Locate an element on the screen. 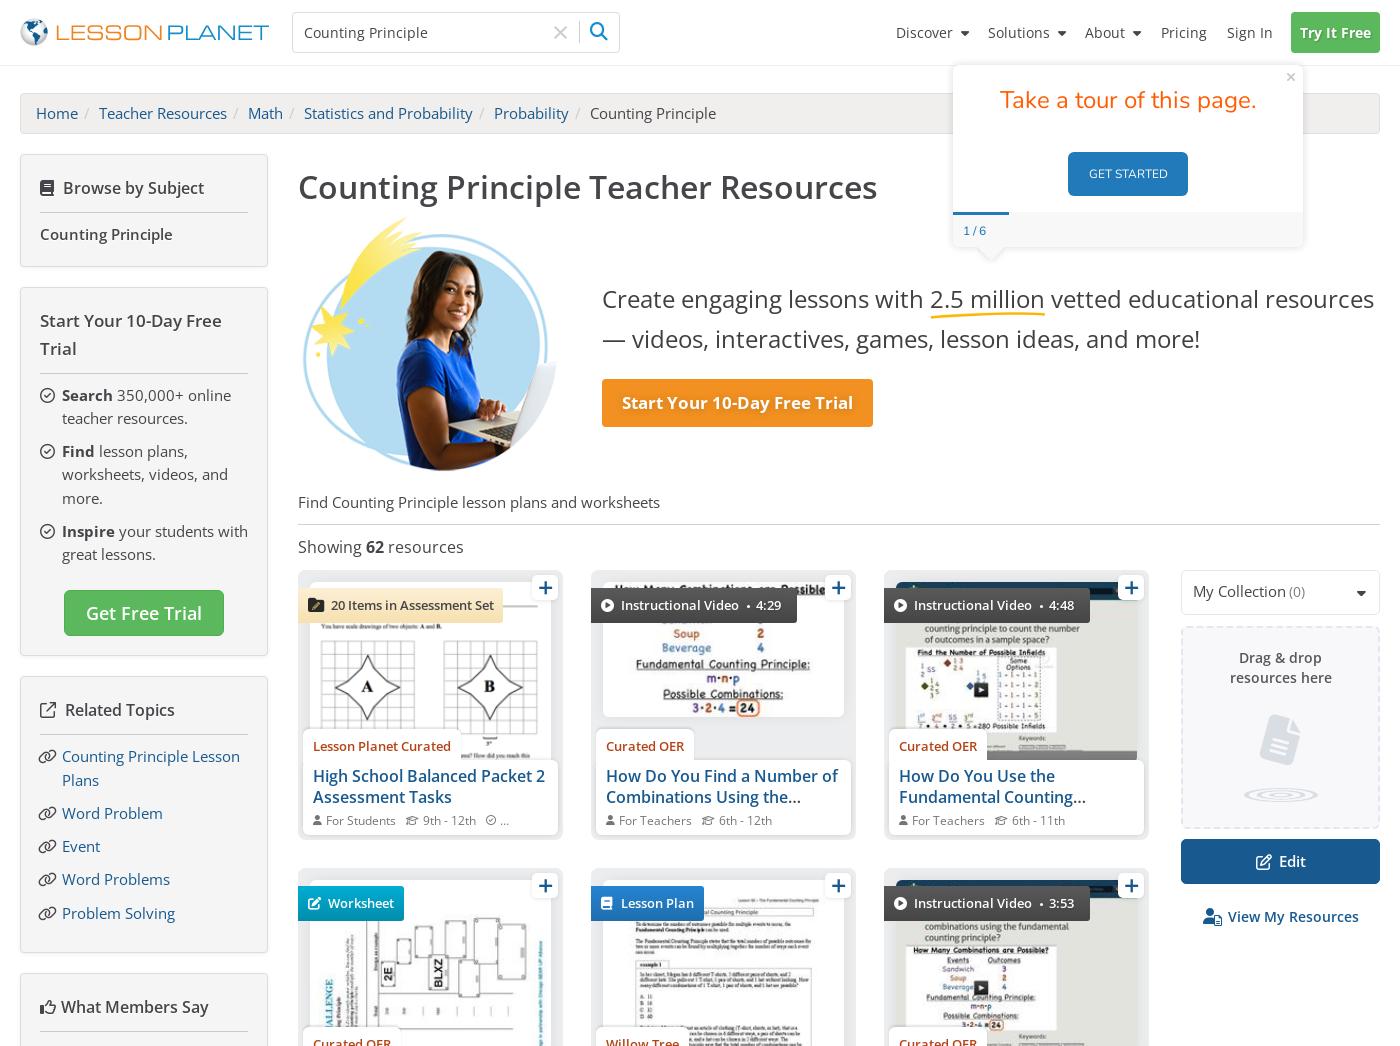 The height and width of the screenshot is (1046, 1400). 'Teacher Resources' is located at coordinates (162, 111).